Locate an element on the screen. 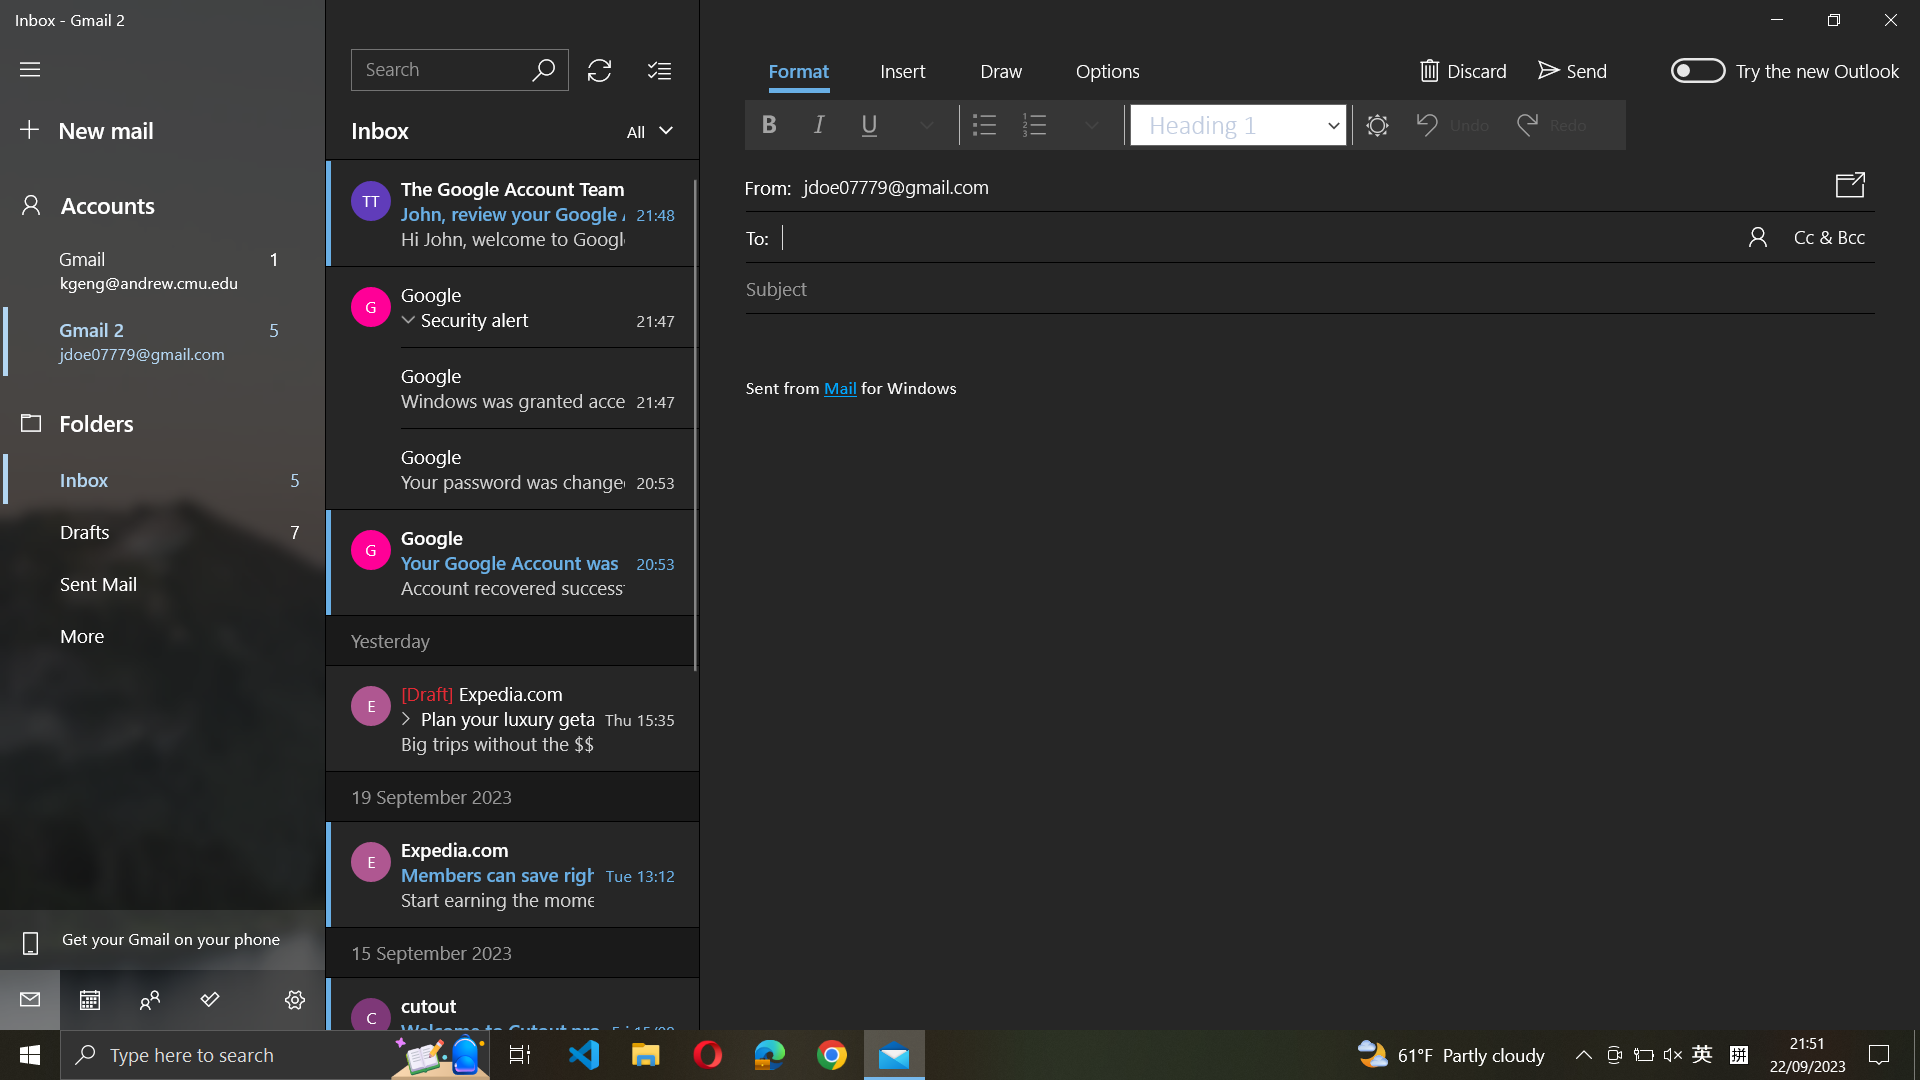 The image size is (1920, 1080). Update the mailbox is located at coordinates (598, 68).